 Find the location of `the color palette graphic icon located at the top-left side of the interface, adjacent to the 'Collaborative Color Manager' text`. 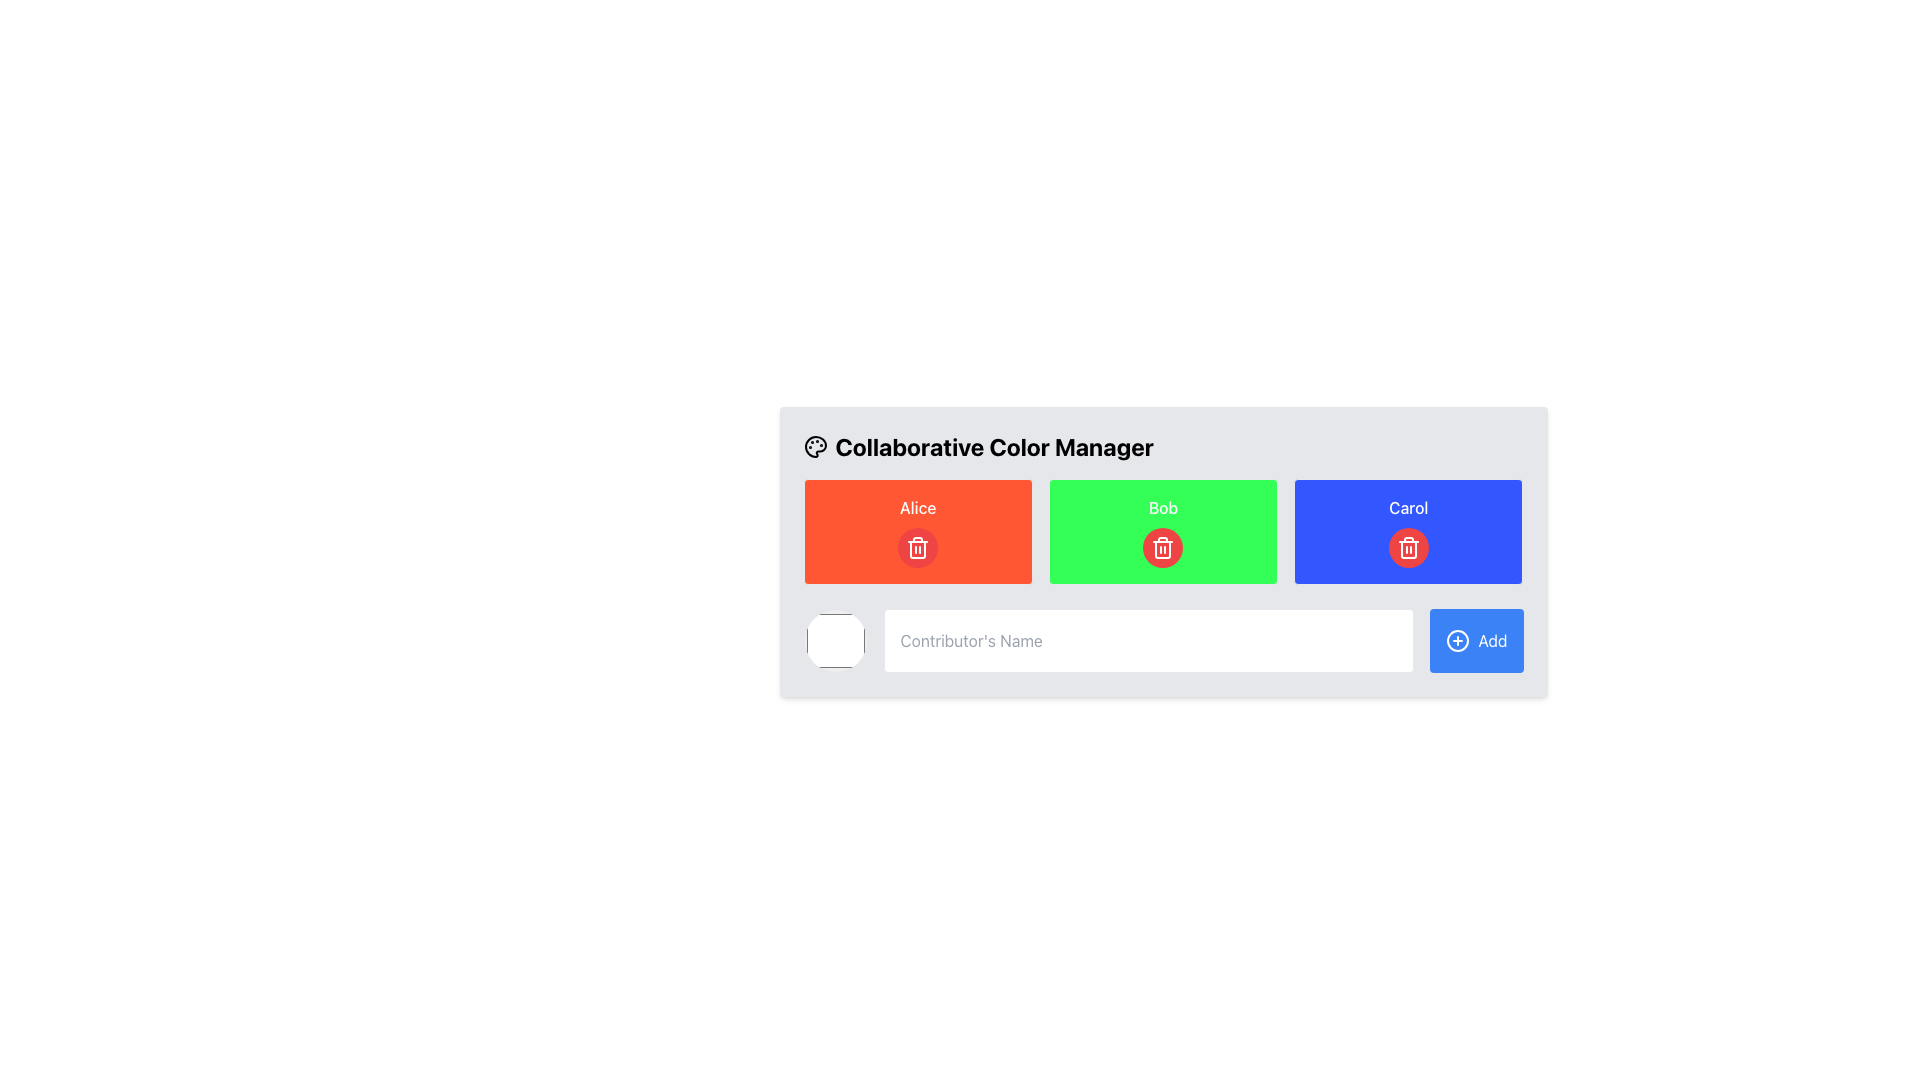

the color palette graphic icon located at the top-left side of the interface, adjacent to the 'Collaborative Color Manager' text is located at coordinates (815, 446).